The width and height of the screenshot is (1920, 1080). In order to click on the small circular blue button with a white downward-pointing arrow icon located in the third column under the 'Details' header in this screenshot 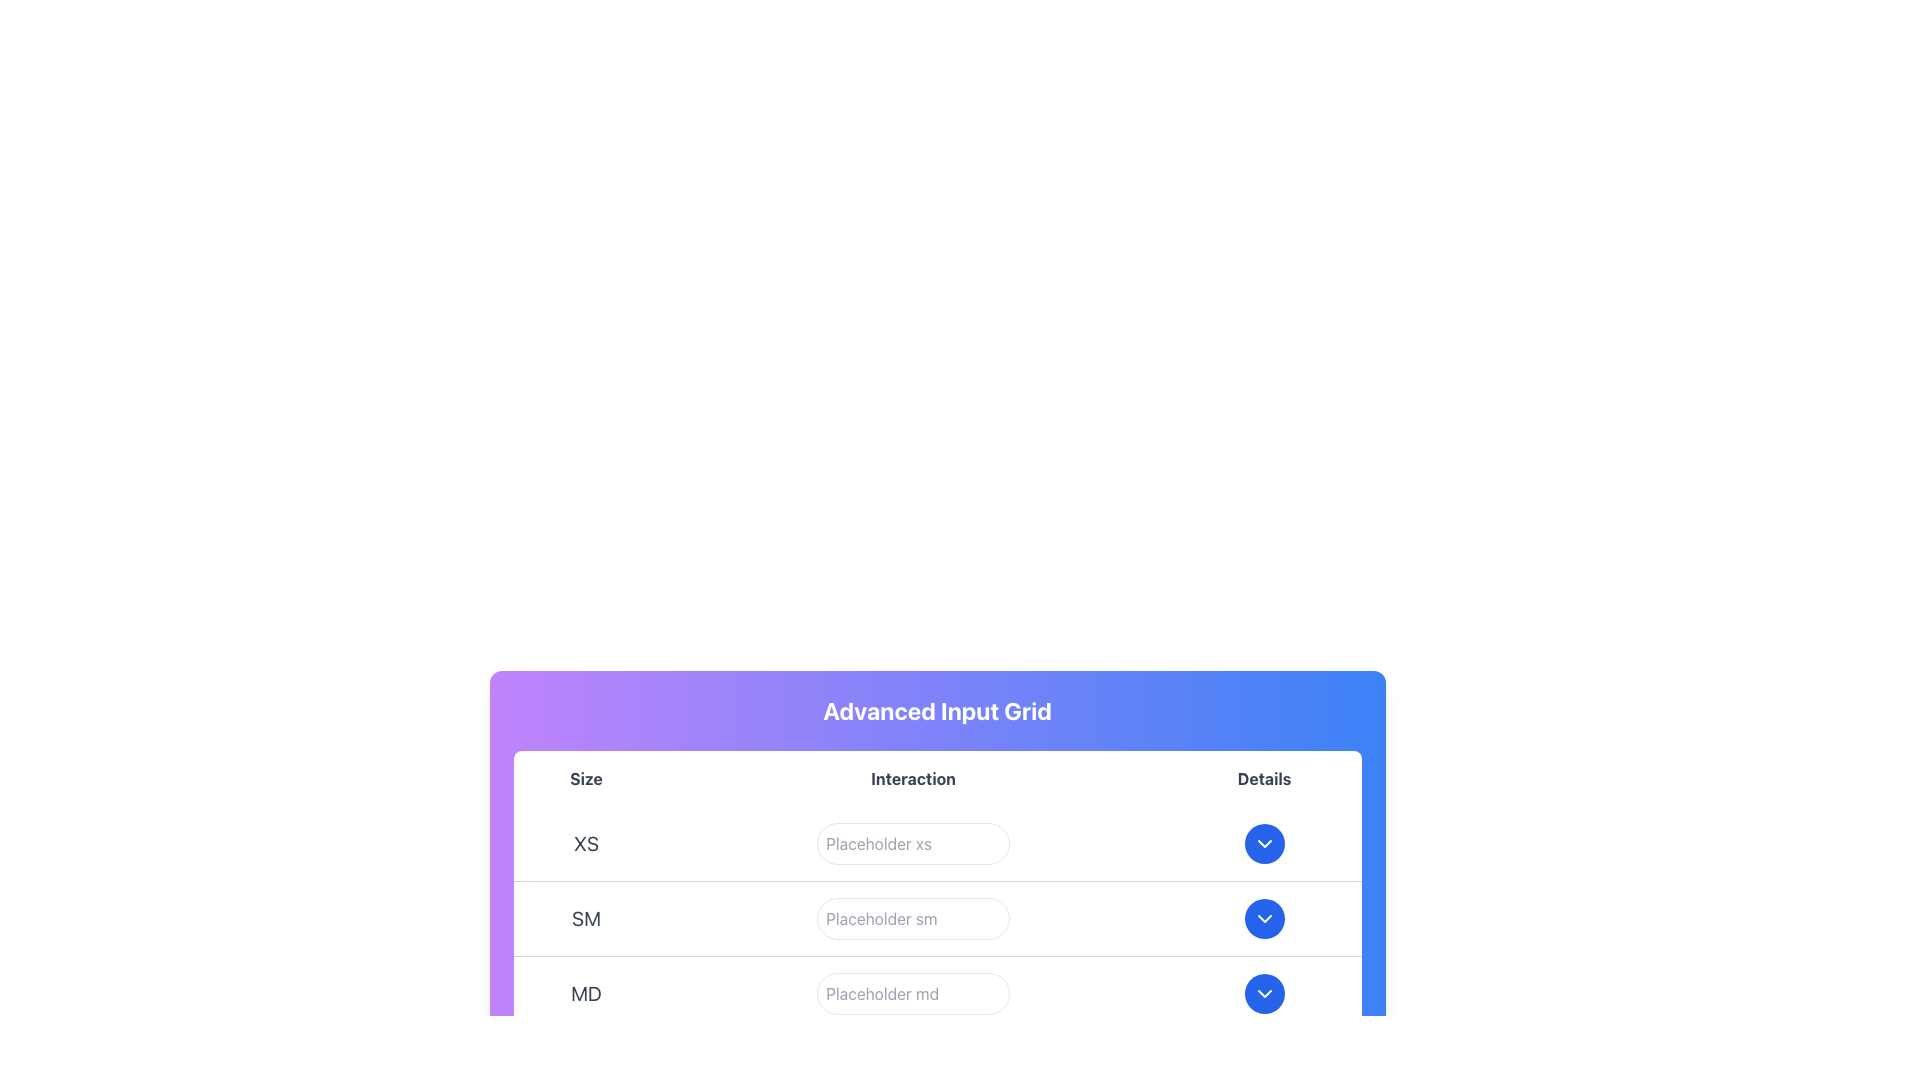, I will do `click(1263, 844)`.